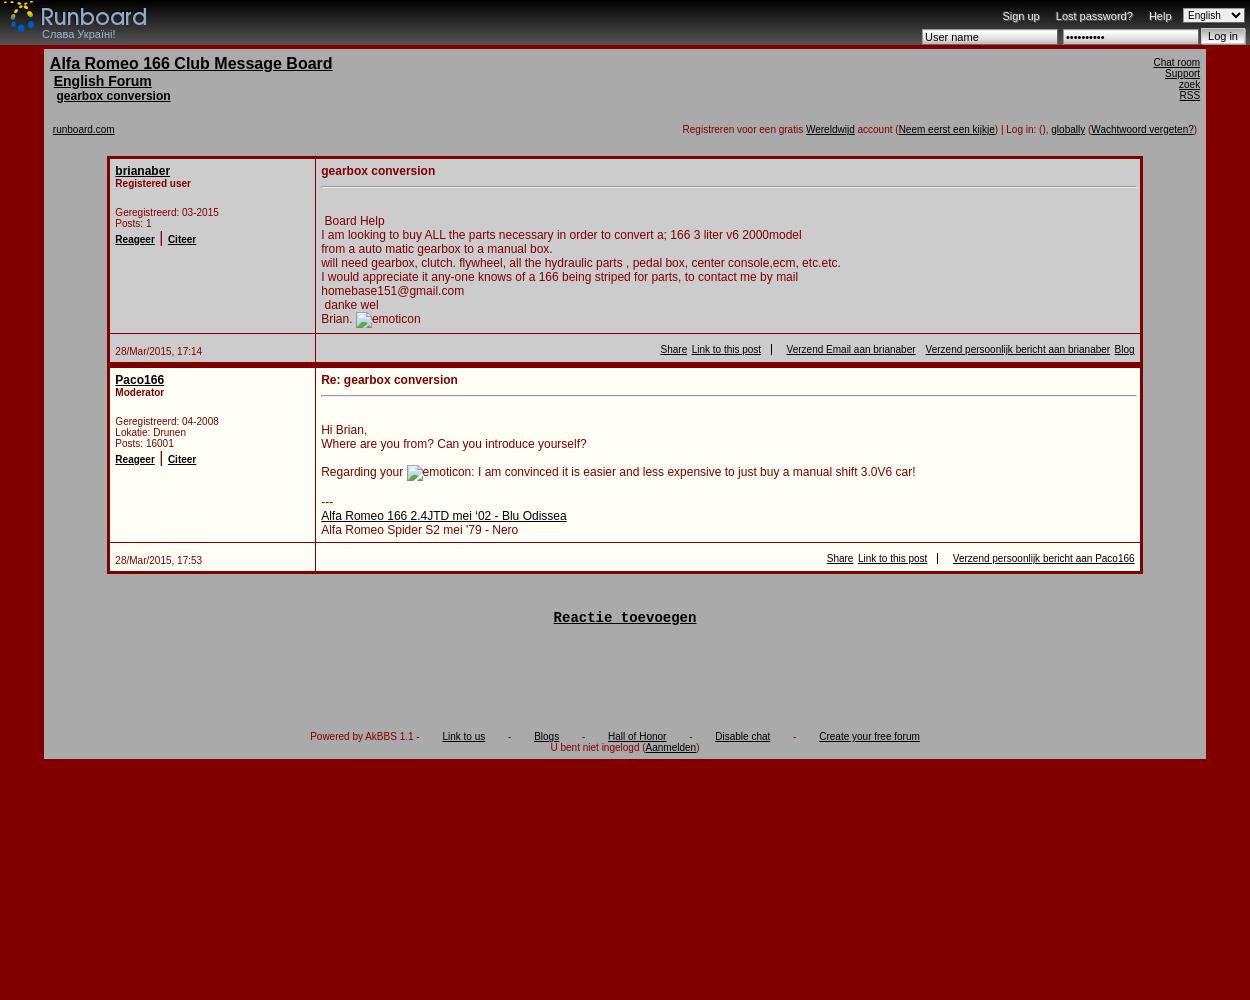  Describe the element at coordinates (1182, 72) in the screenshot. I see `'Support'` at that location.